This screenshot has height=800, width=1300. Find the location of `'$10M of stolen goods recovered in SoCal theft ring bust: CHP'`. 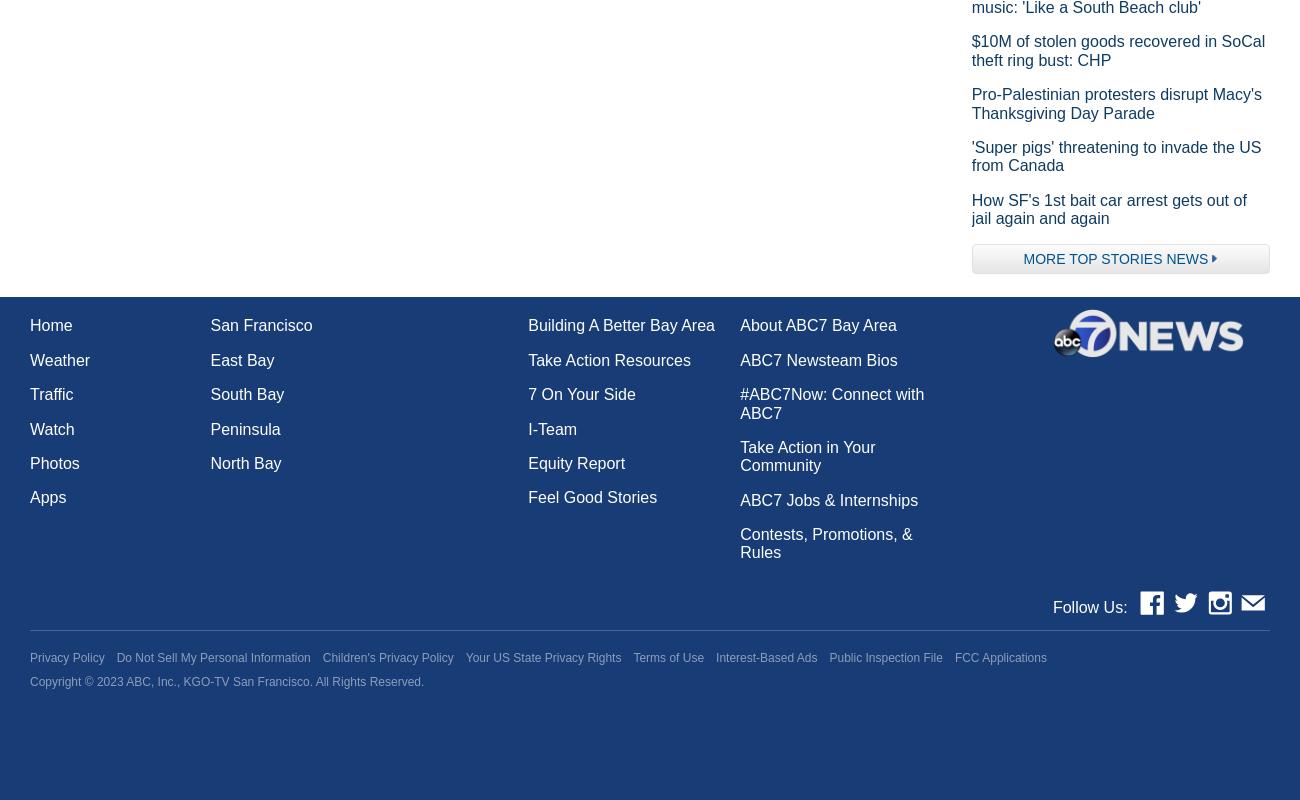

'$10M of stolen goods recovered in SoCal theft ring bust: CHP' is located at coordinates (970, 49).